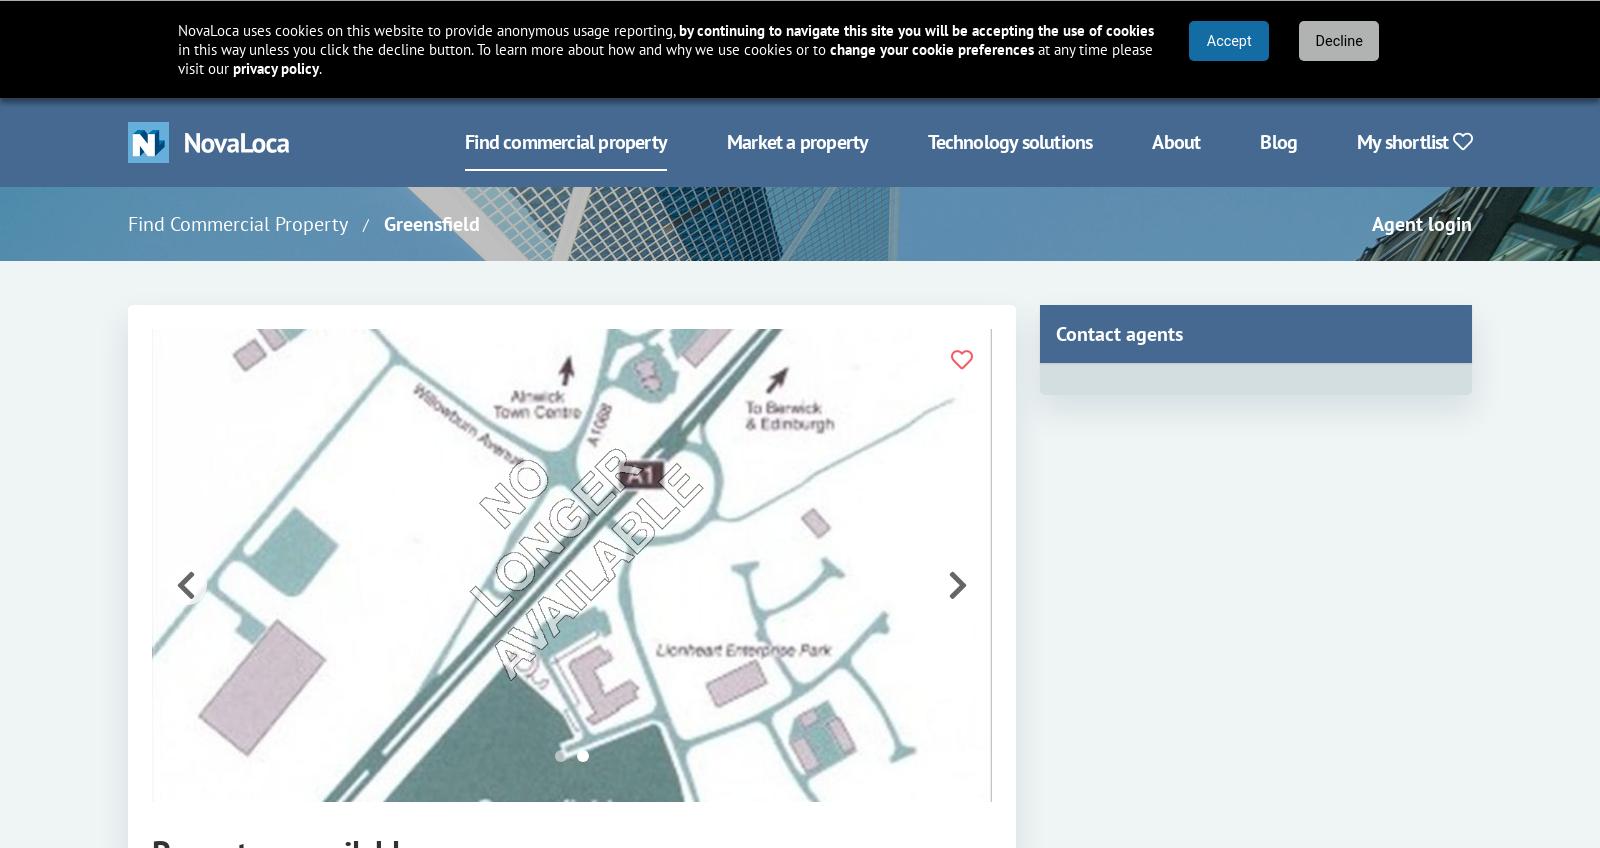  Describe the element at coordinates (237, 223) in the screenshot. I see `'Find Commercial Property'` at that location.